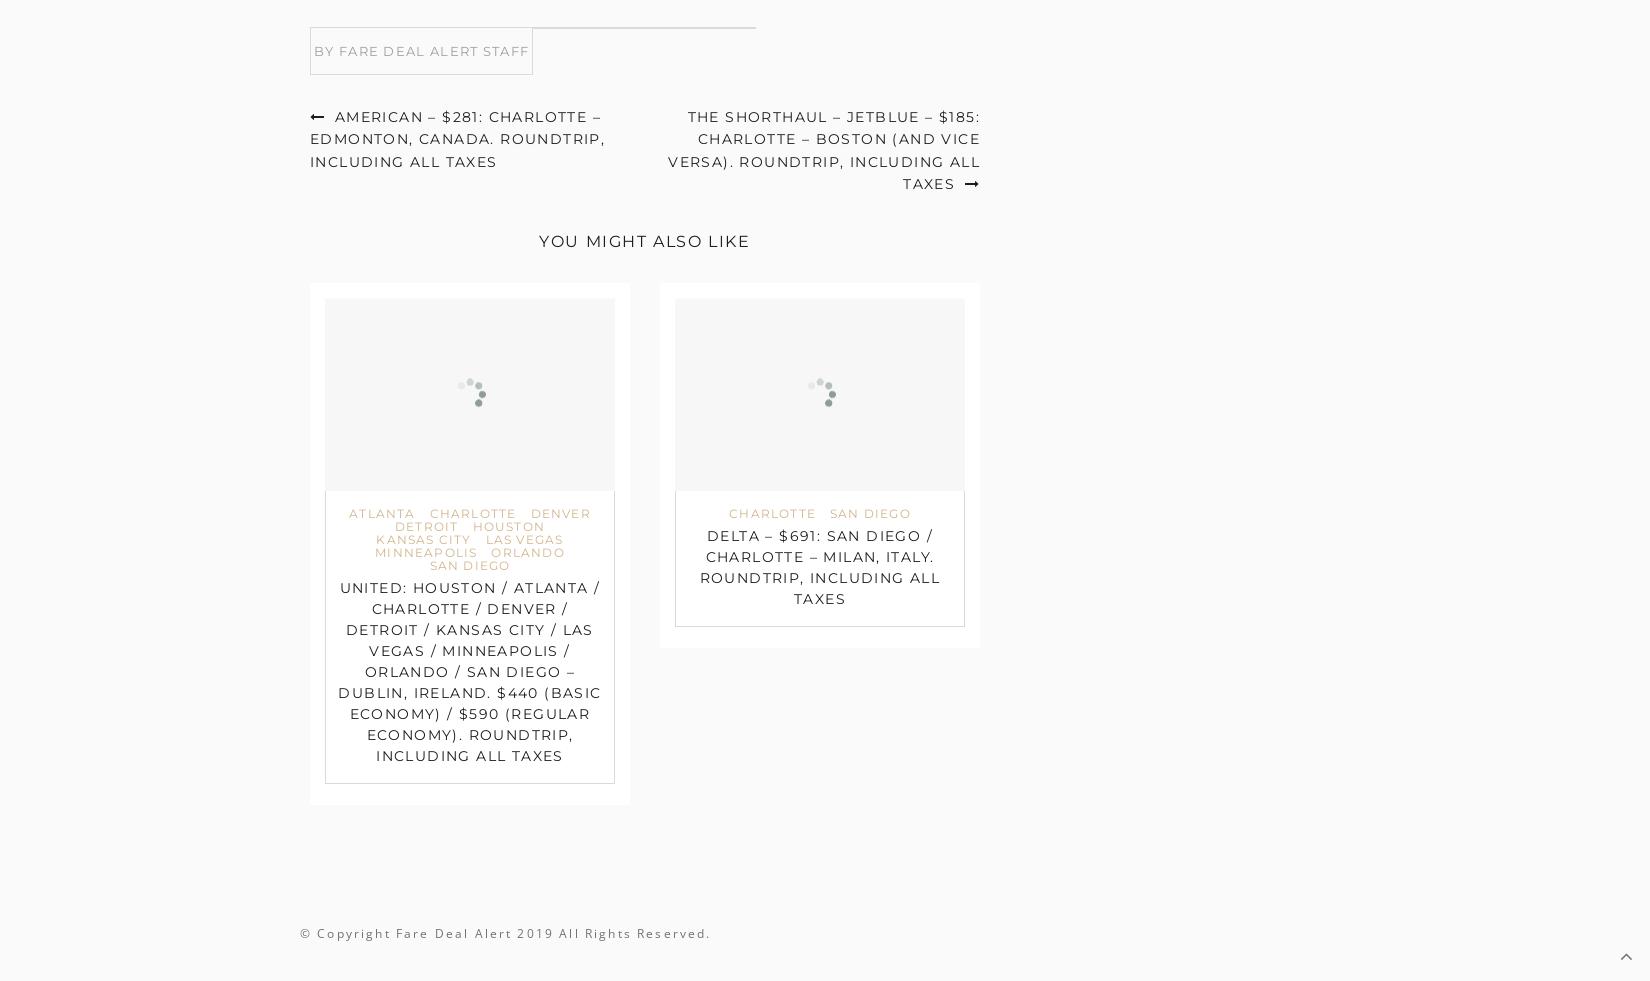 The width and height of the screenshot is (1650, 981). Describe the element at coordinates (697, 567) in the screenshot. I see `'Delta – $691: San Diego / Charlotte – Milan, Italy. Roundtrip, including all Taxes'` at that location.